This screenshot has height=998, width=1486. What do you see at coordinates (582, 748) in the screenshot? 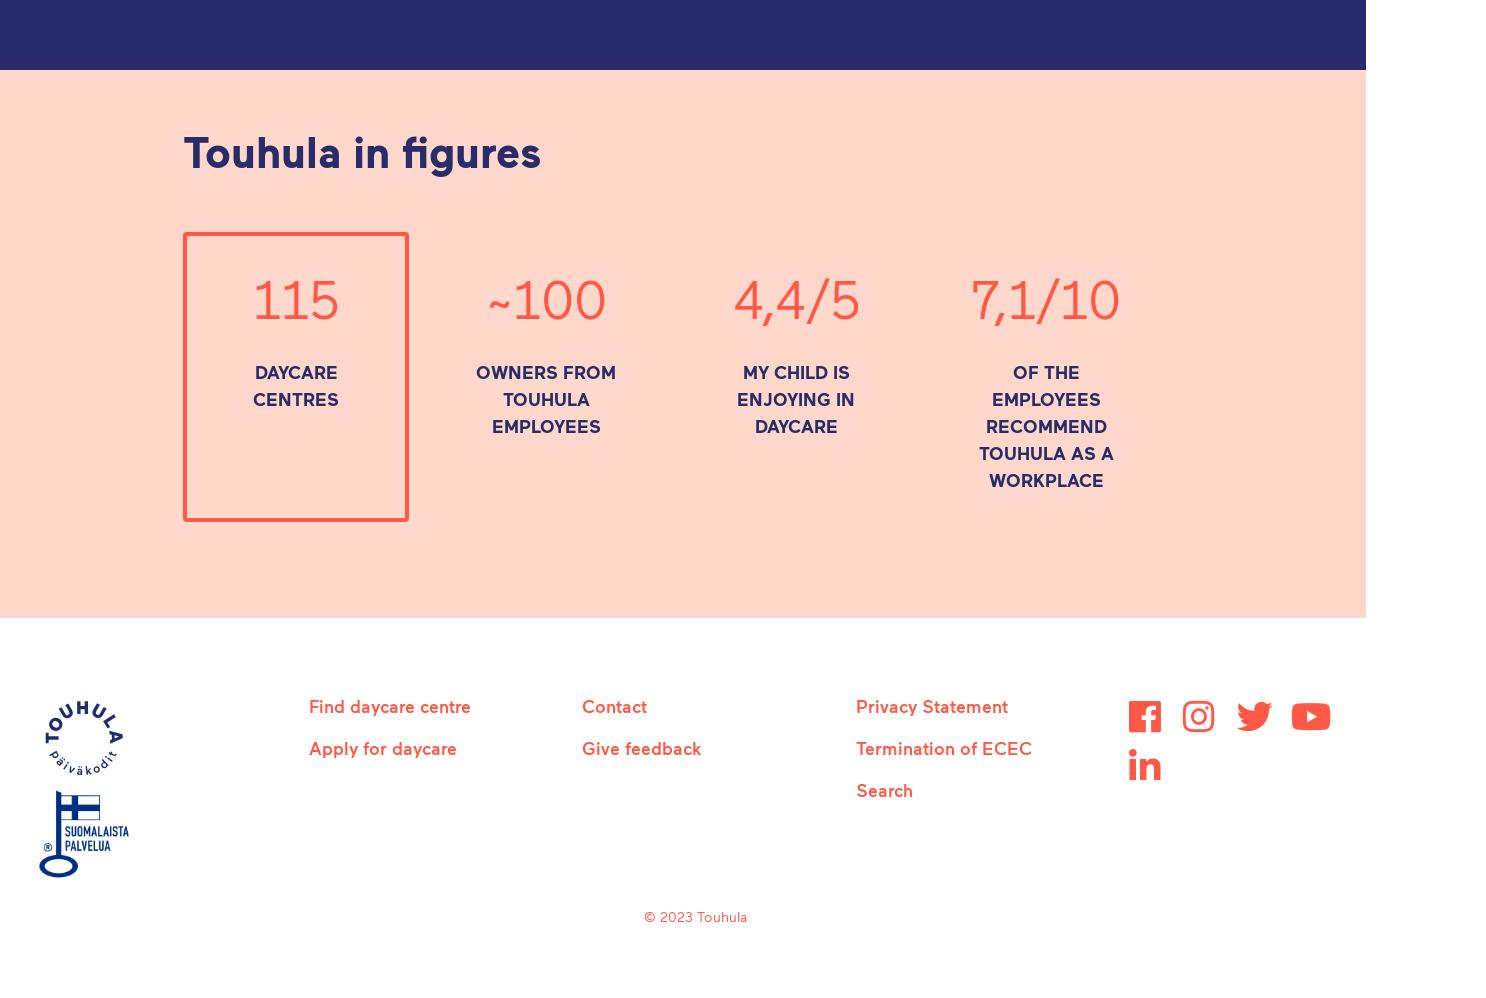
I see `'Give feedback'` at bounding box center [582, 748].